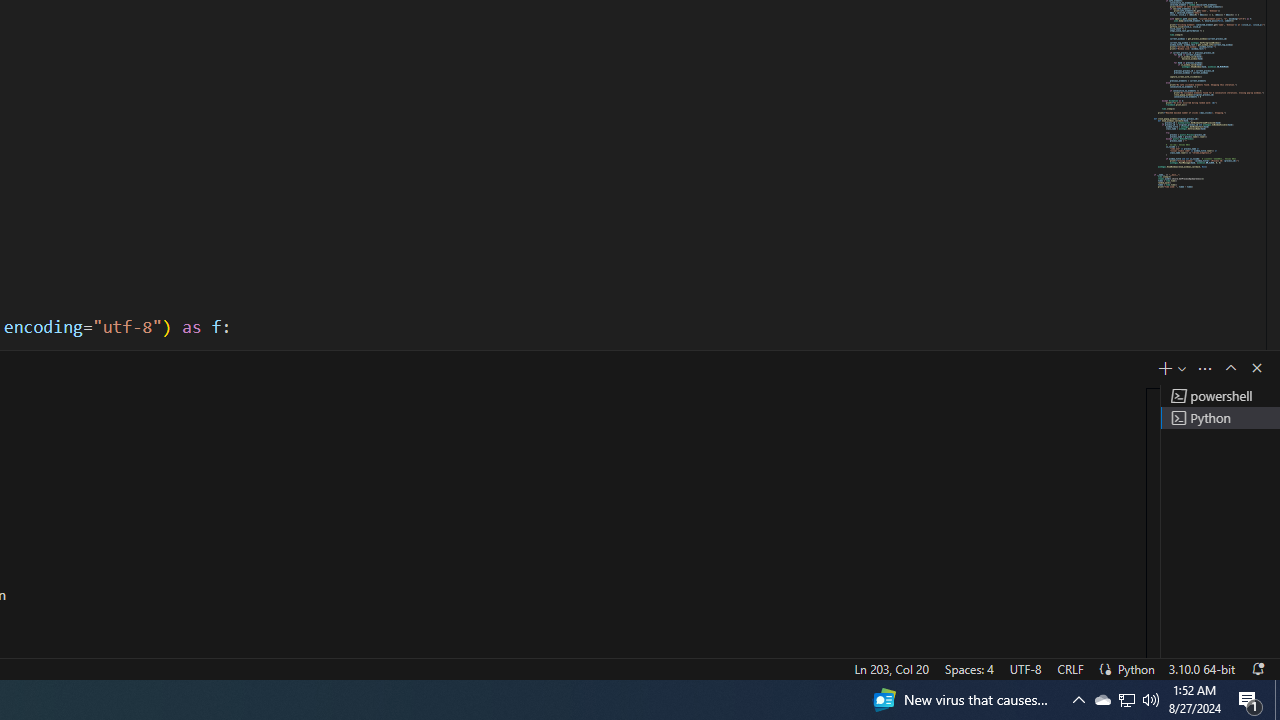 This screenshot has height=720, width=1280. Describe the element at coordinates (1025, 668) in the screenshot. I see `'UTF-8'` at that location.